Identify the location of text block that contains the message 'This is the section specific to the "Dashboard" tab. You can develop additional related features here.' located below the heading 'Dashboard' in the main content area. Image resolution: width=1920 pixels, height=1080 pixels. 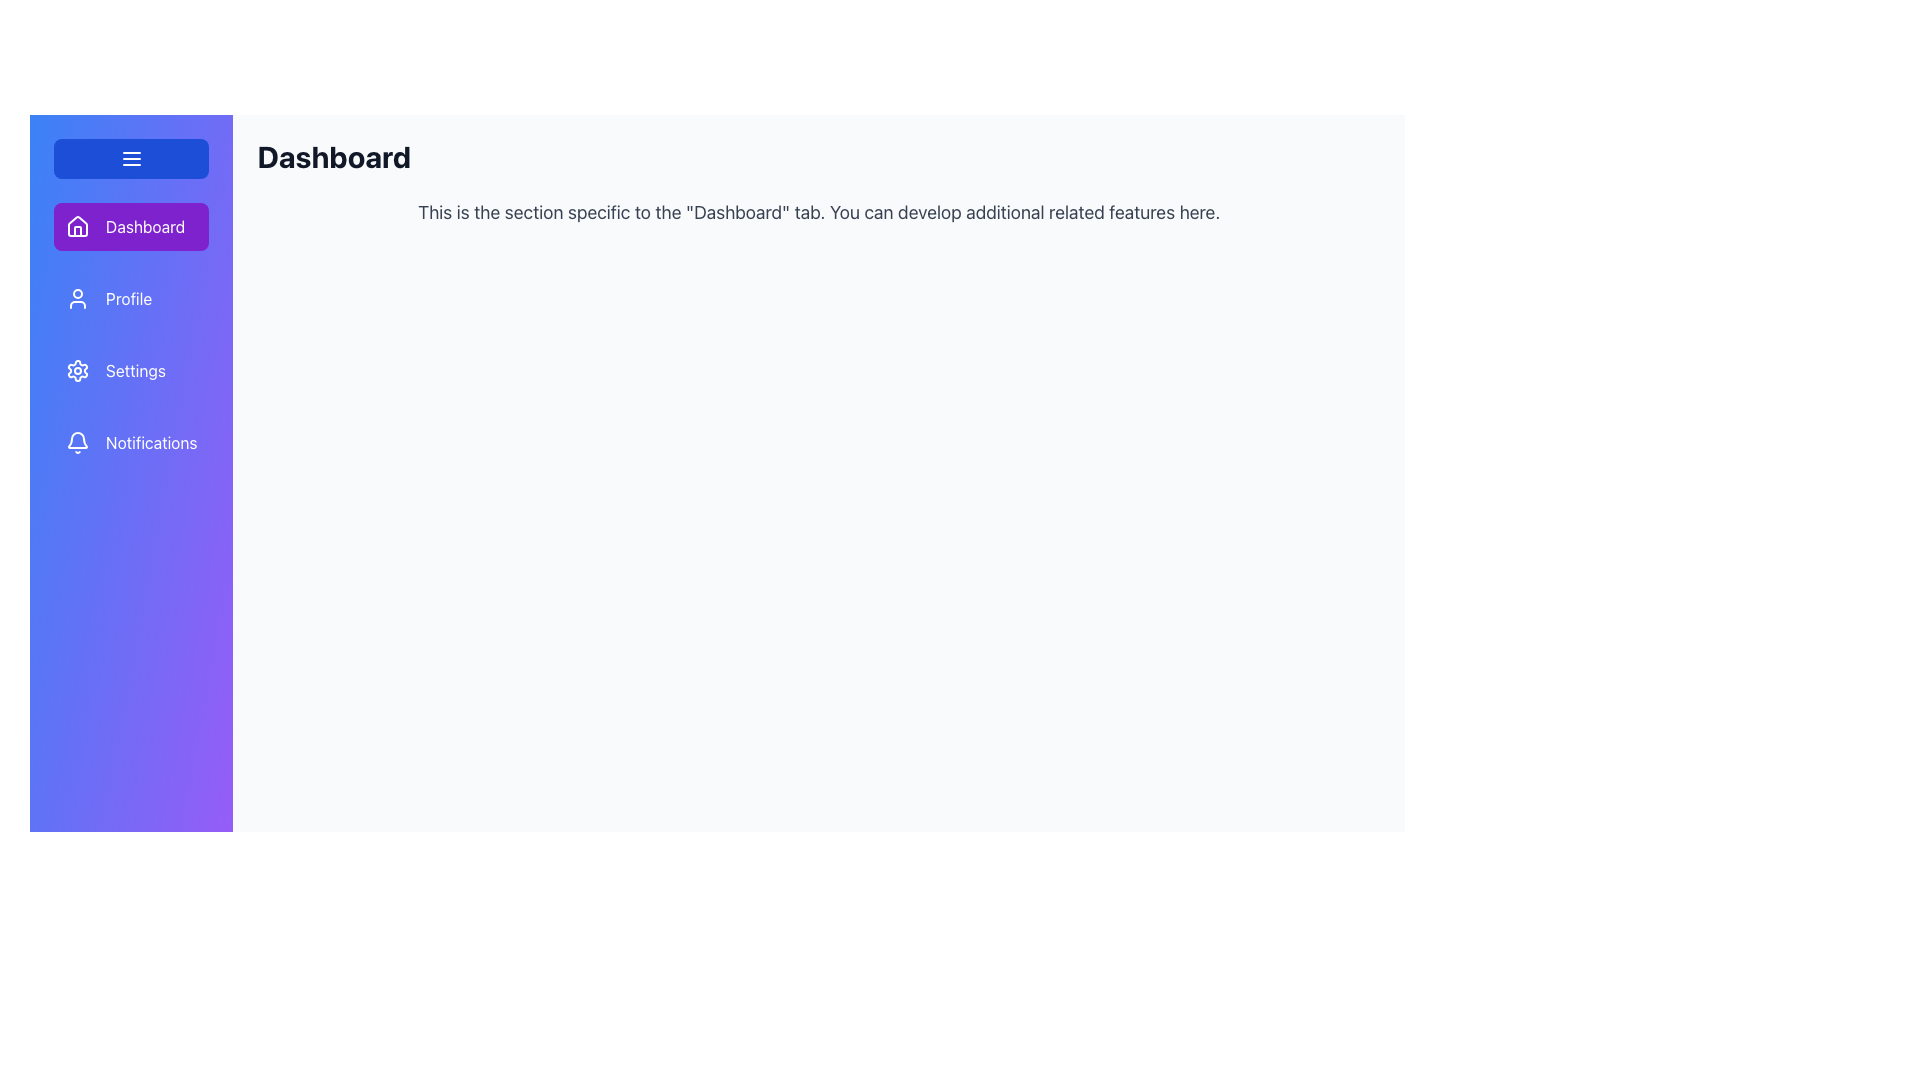
(819, 212).